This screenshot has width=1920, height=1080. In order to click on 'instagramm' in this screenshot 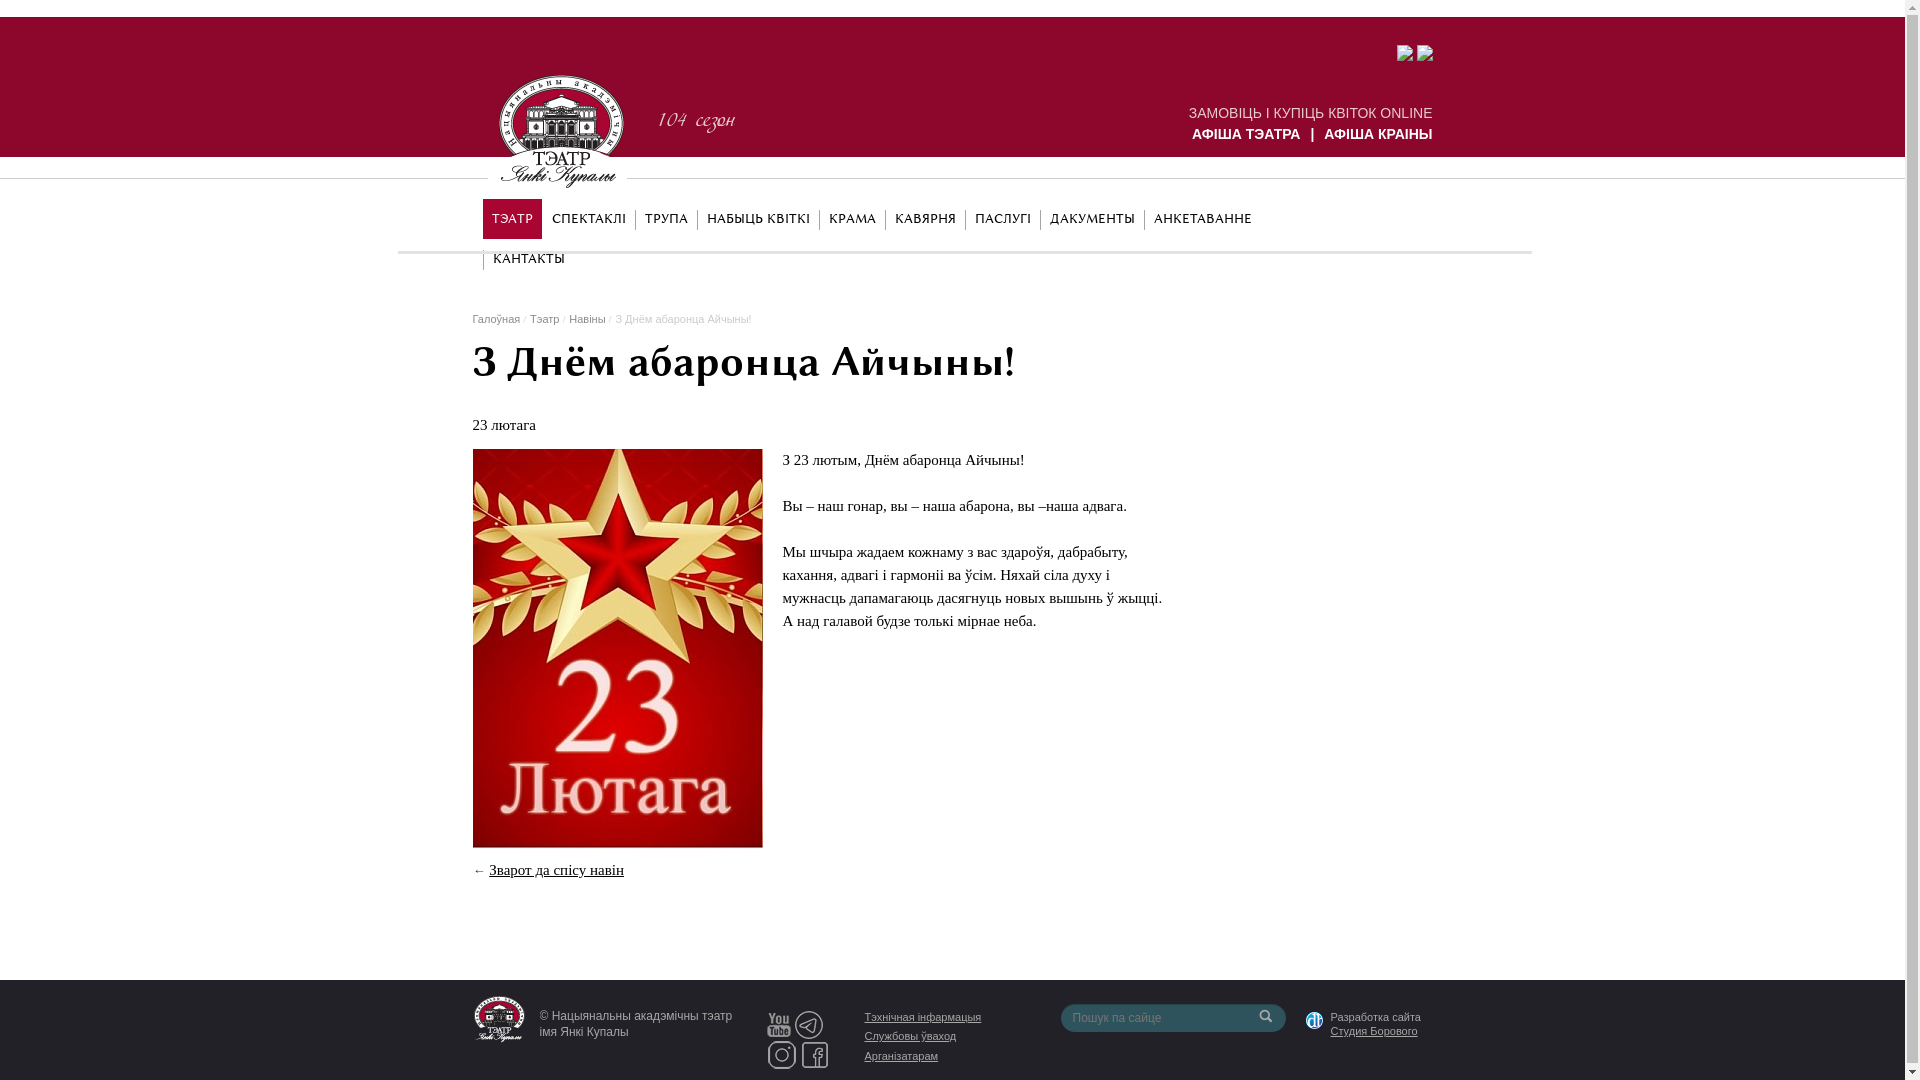, I will do `click(765, 1052)`.